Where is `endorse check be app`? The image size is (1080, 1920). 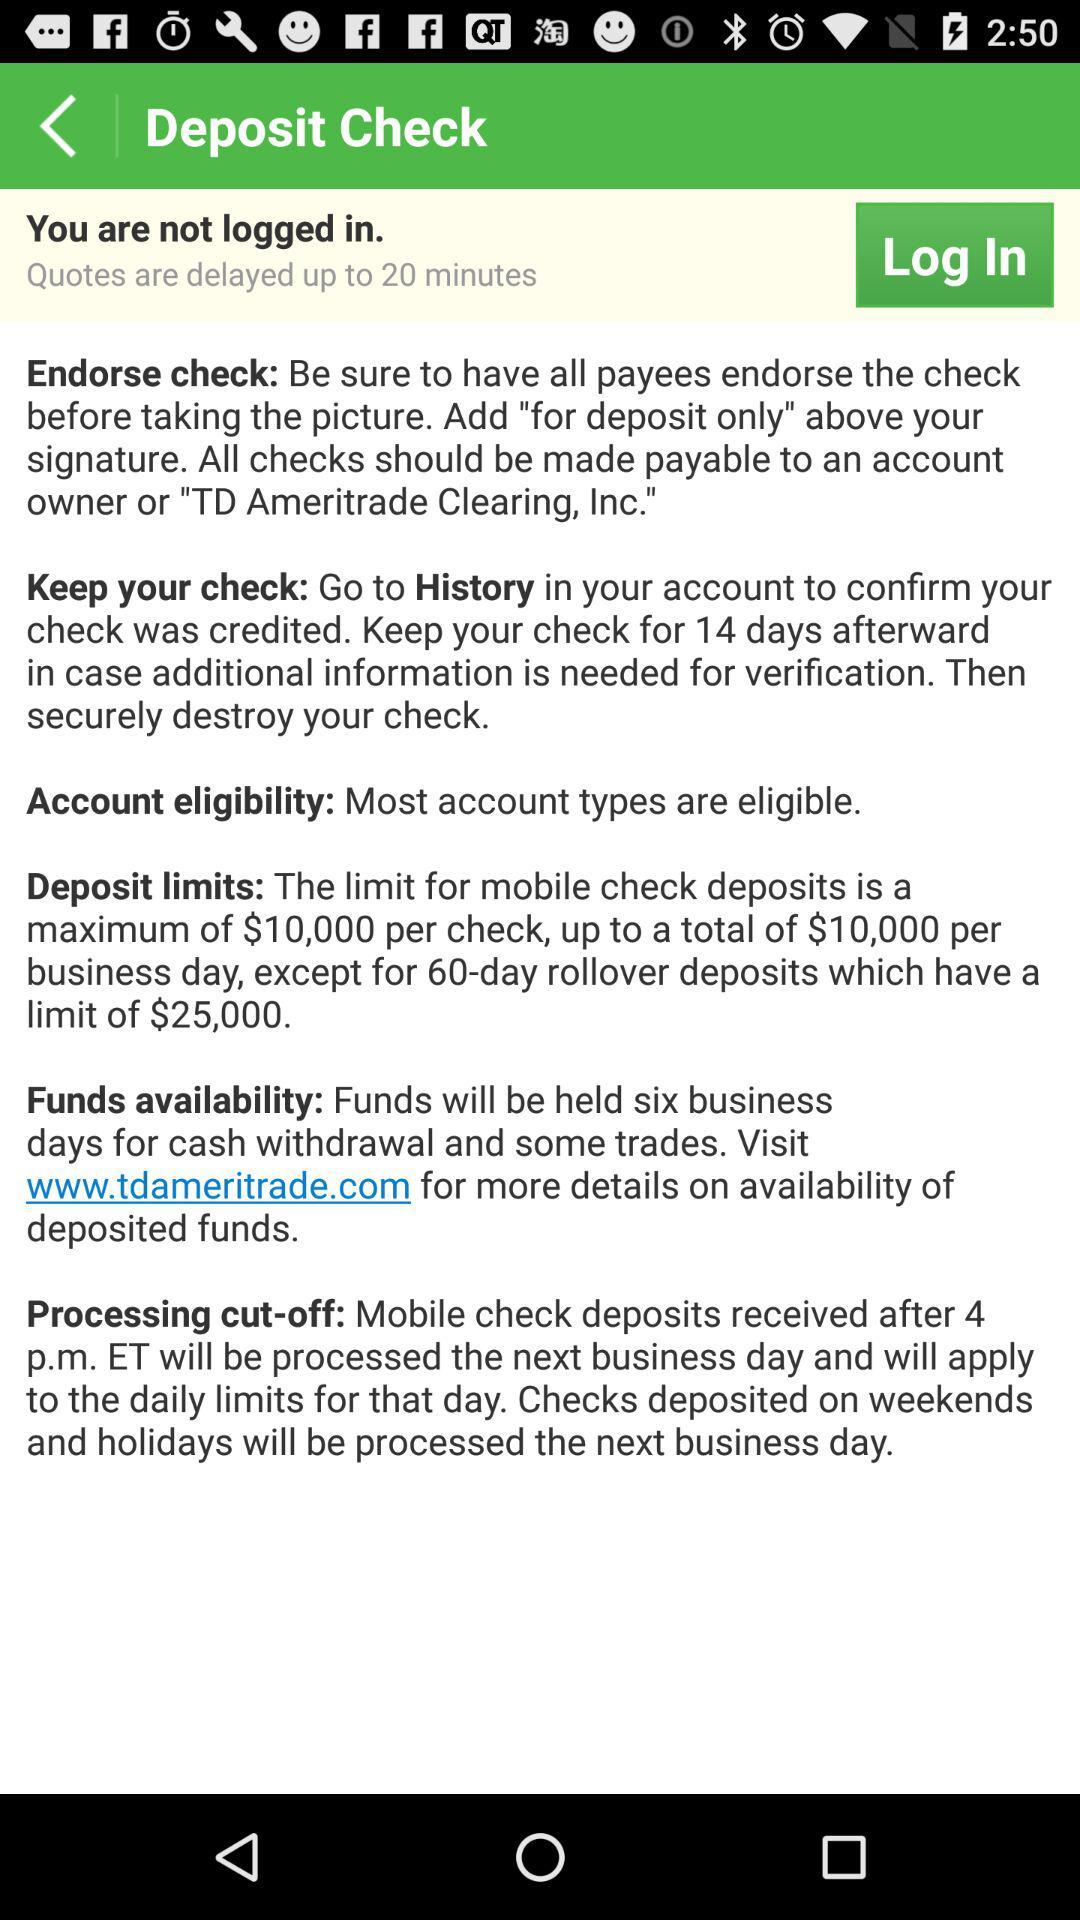 endorse check be app is located at coordinates (540, 926).